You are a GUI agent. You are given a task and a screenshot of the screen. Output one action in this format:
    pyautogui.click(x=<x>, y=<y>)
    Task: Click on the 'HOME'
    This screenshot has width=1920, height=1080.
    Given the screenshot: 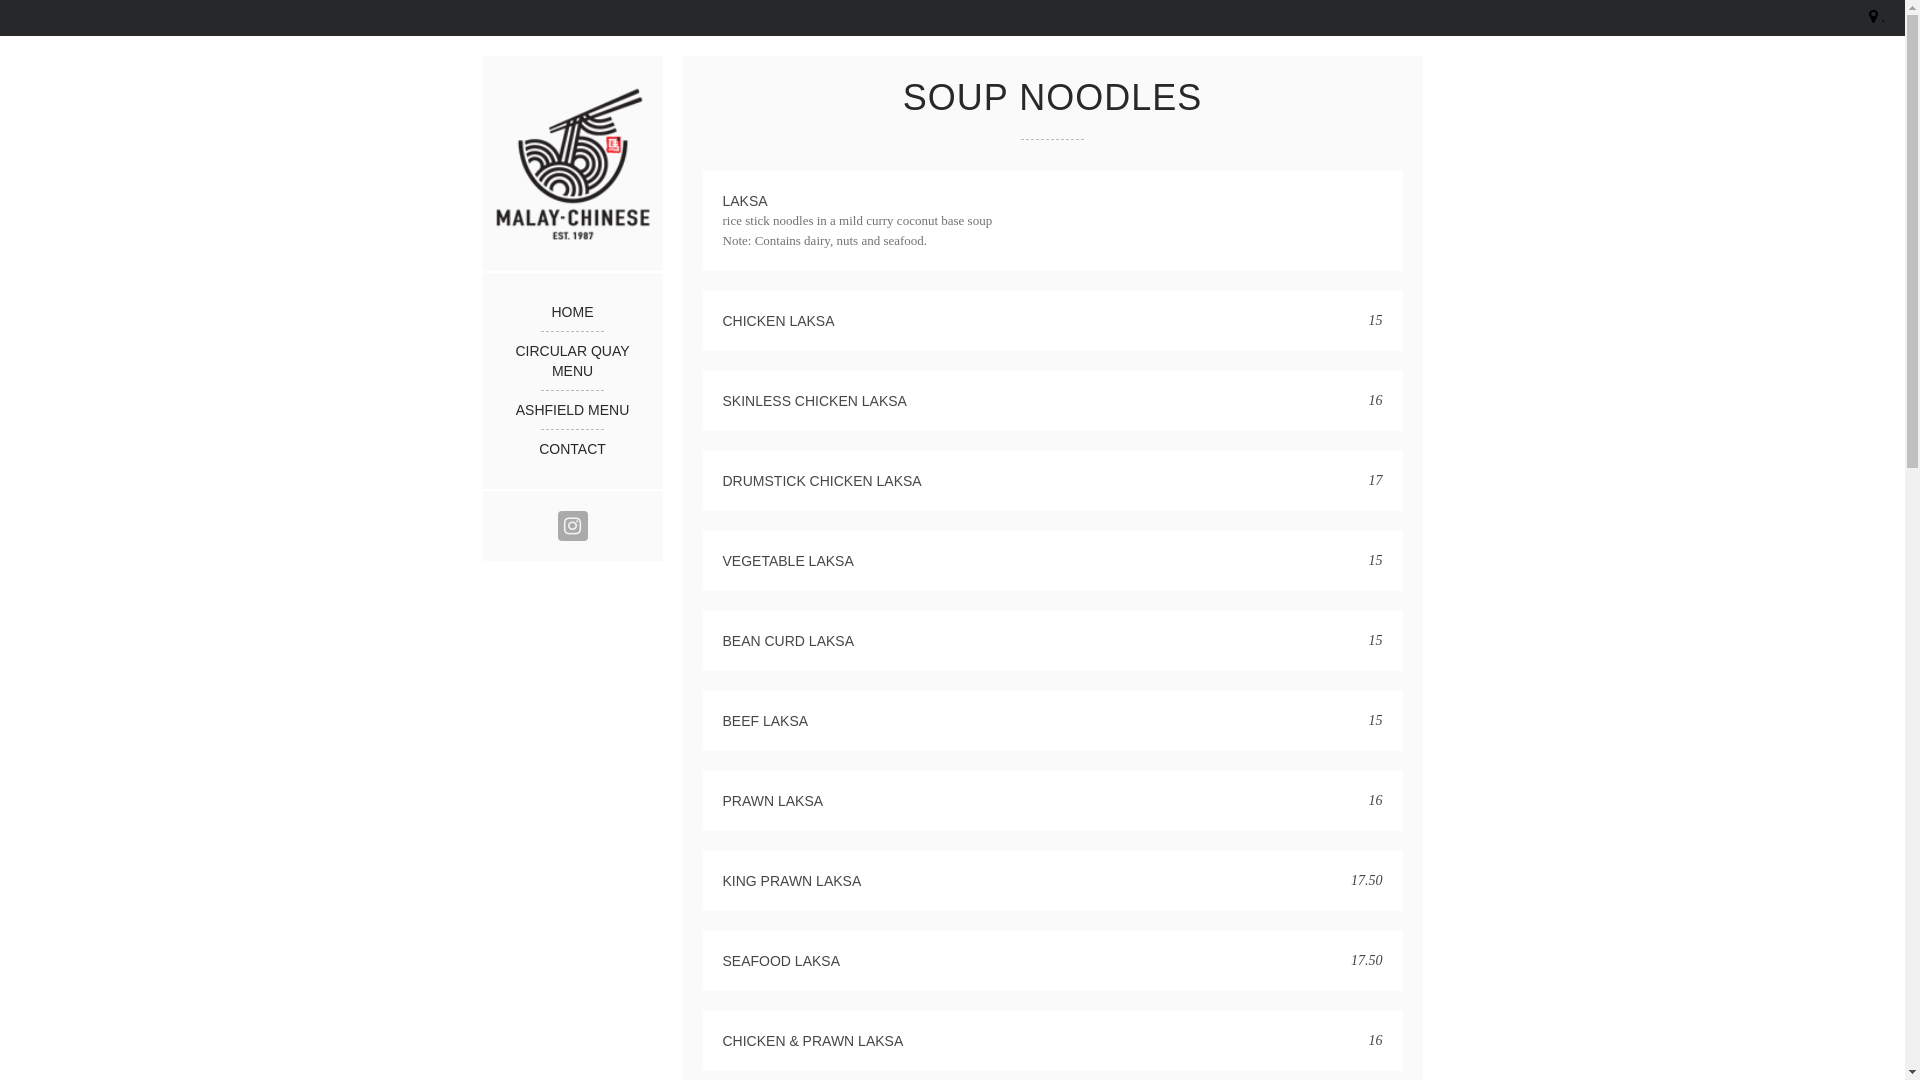 What is the action you would take?
    pyautogui.click(x=570, y=312)
    